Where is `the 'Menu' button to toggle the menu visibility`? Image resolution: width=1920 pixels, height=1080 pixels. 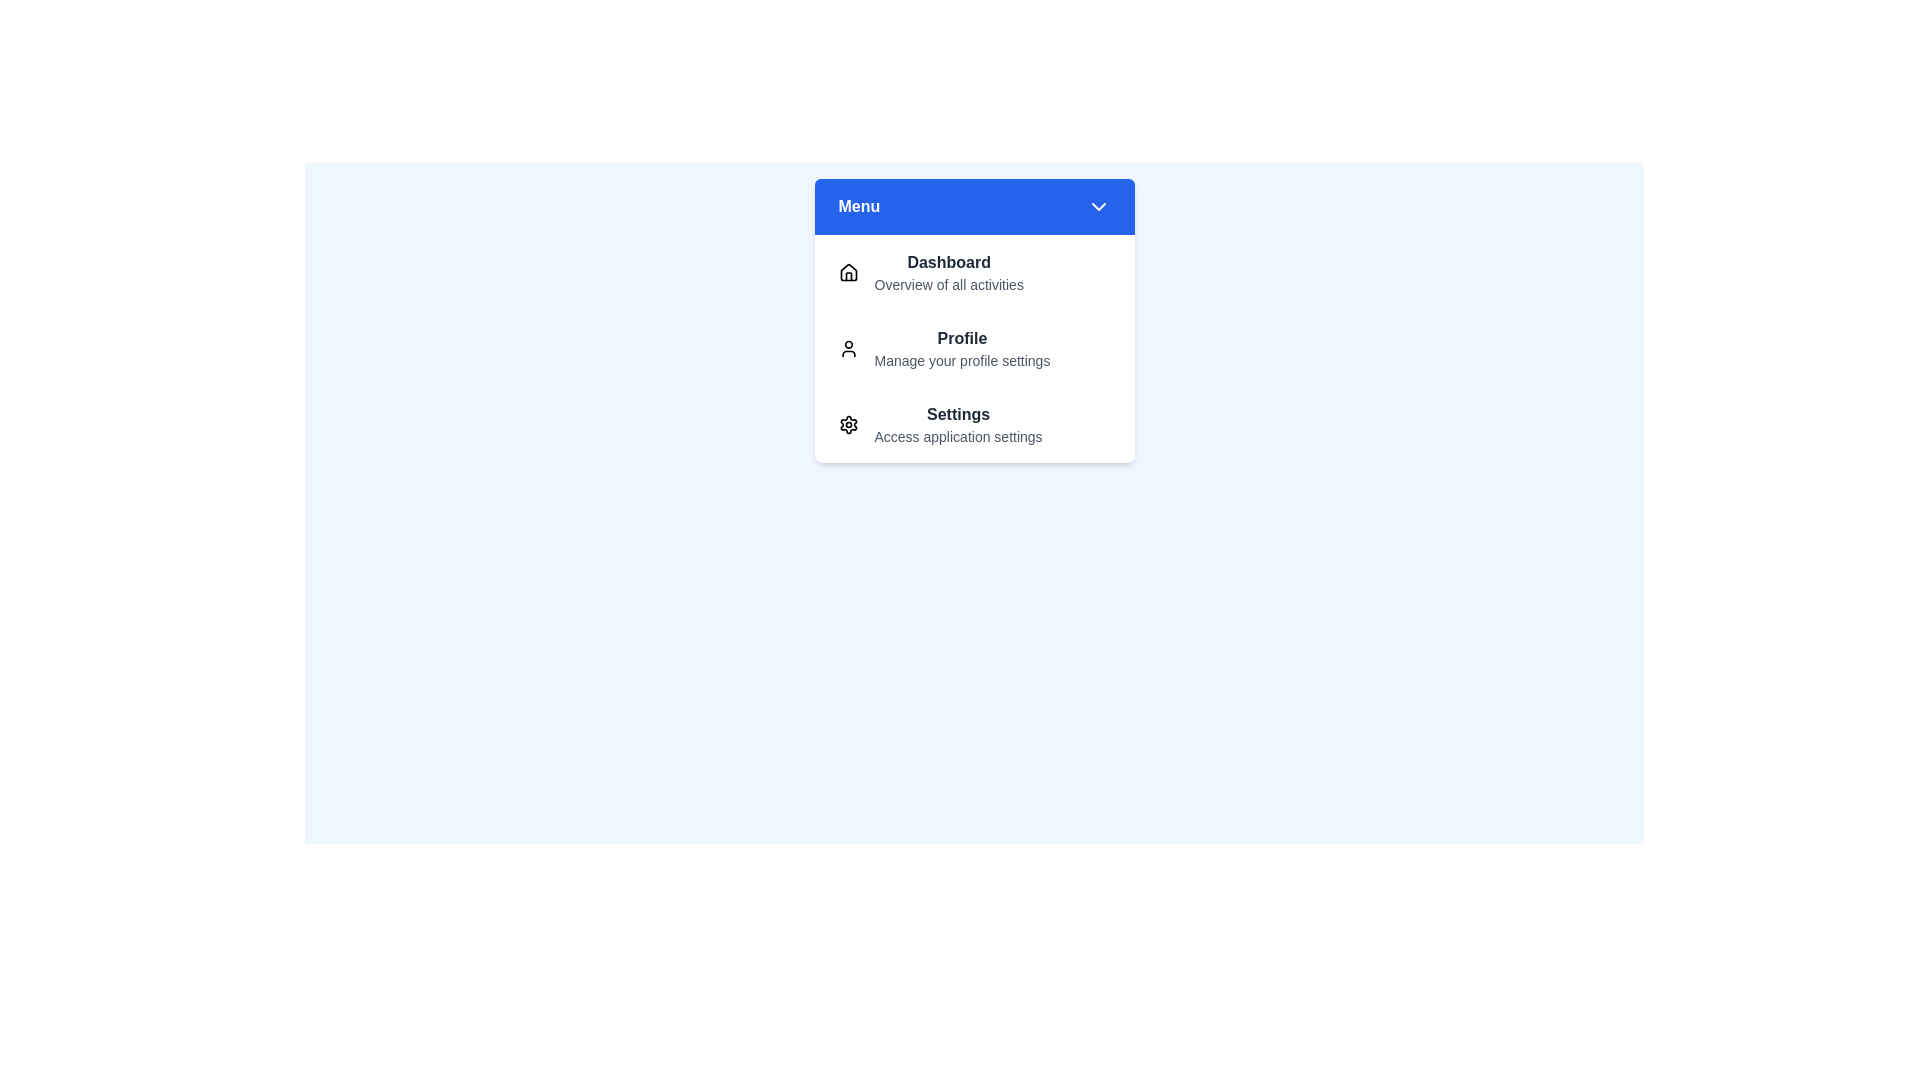
the 'Menu' button to toggle the menu visibility is located at coordinates (974, 207).